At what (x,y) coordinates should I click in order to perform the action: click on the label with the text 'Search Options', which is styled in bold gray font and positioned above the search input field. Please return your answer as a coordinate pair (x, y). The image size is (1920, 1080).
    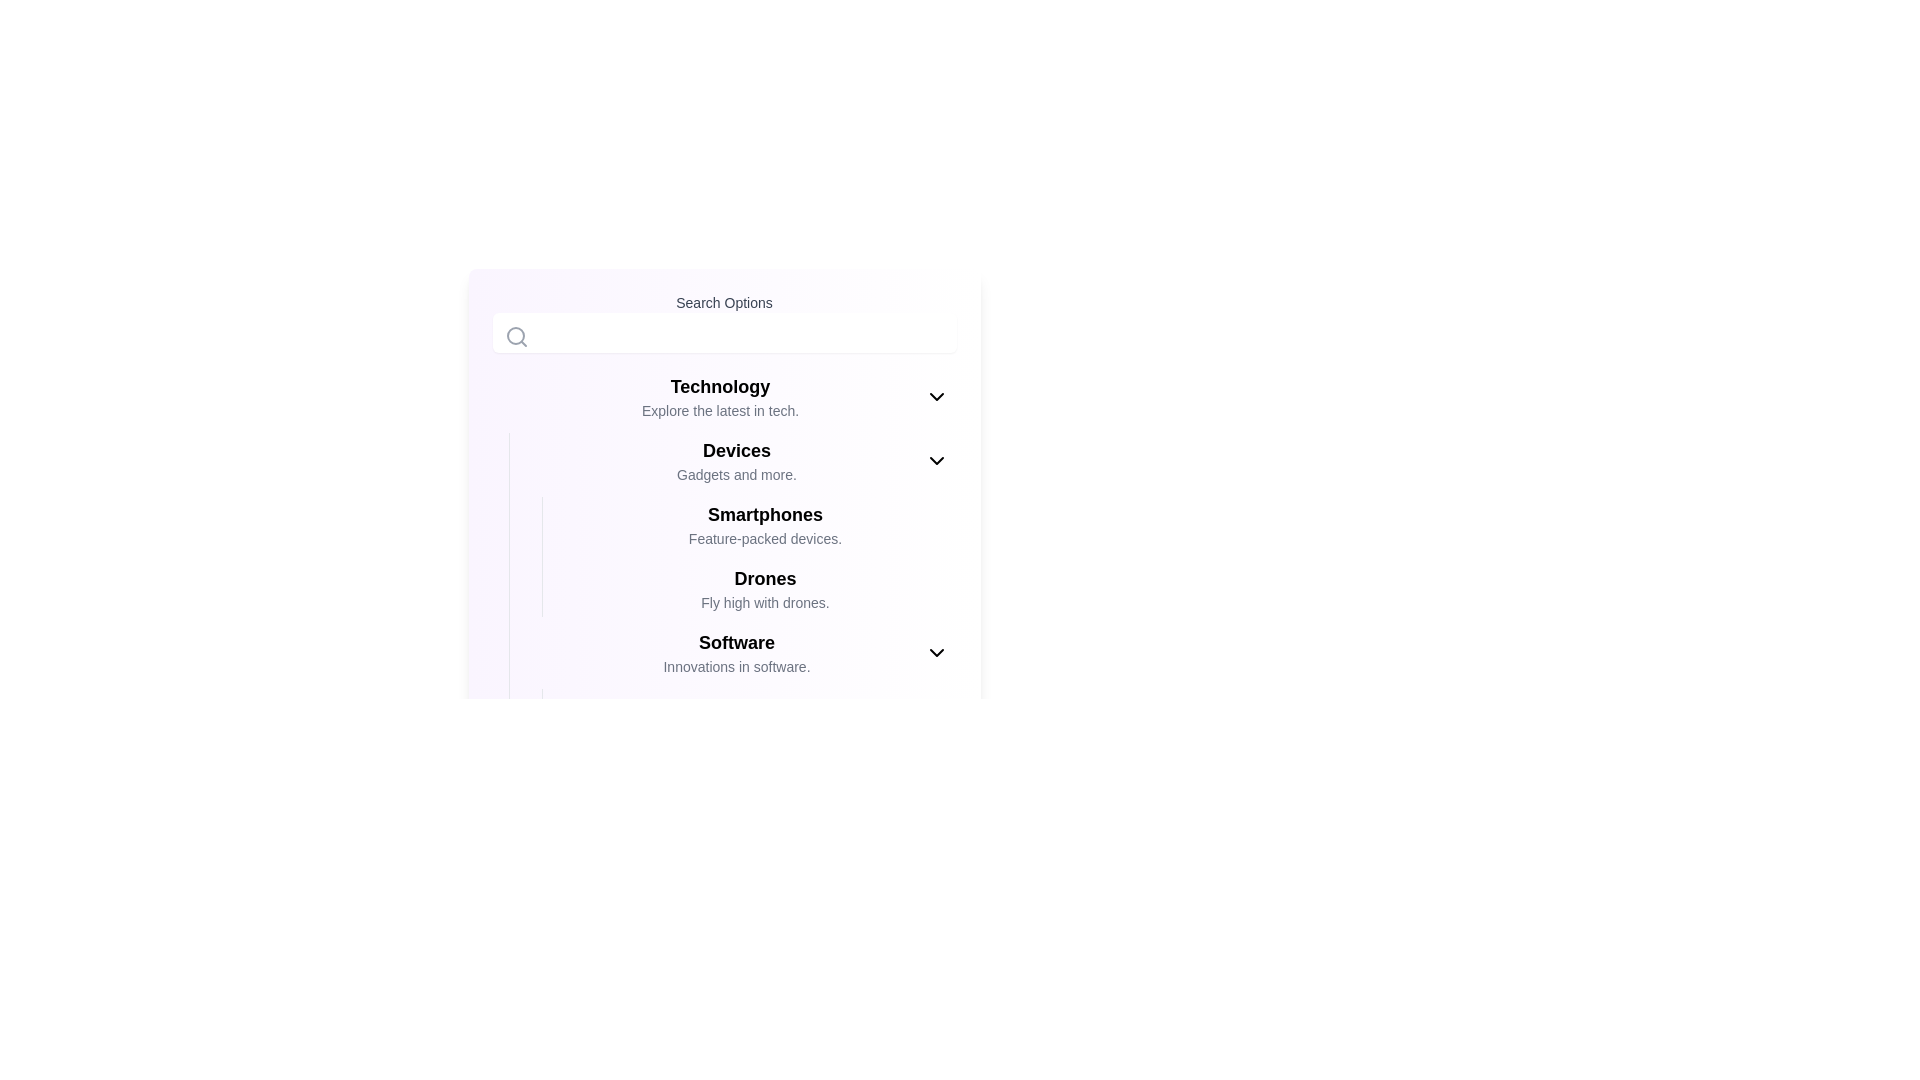
    Looking at the image, I should click on (723, 303).